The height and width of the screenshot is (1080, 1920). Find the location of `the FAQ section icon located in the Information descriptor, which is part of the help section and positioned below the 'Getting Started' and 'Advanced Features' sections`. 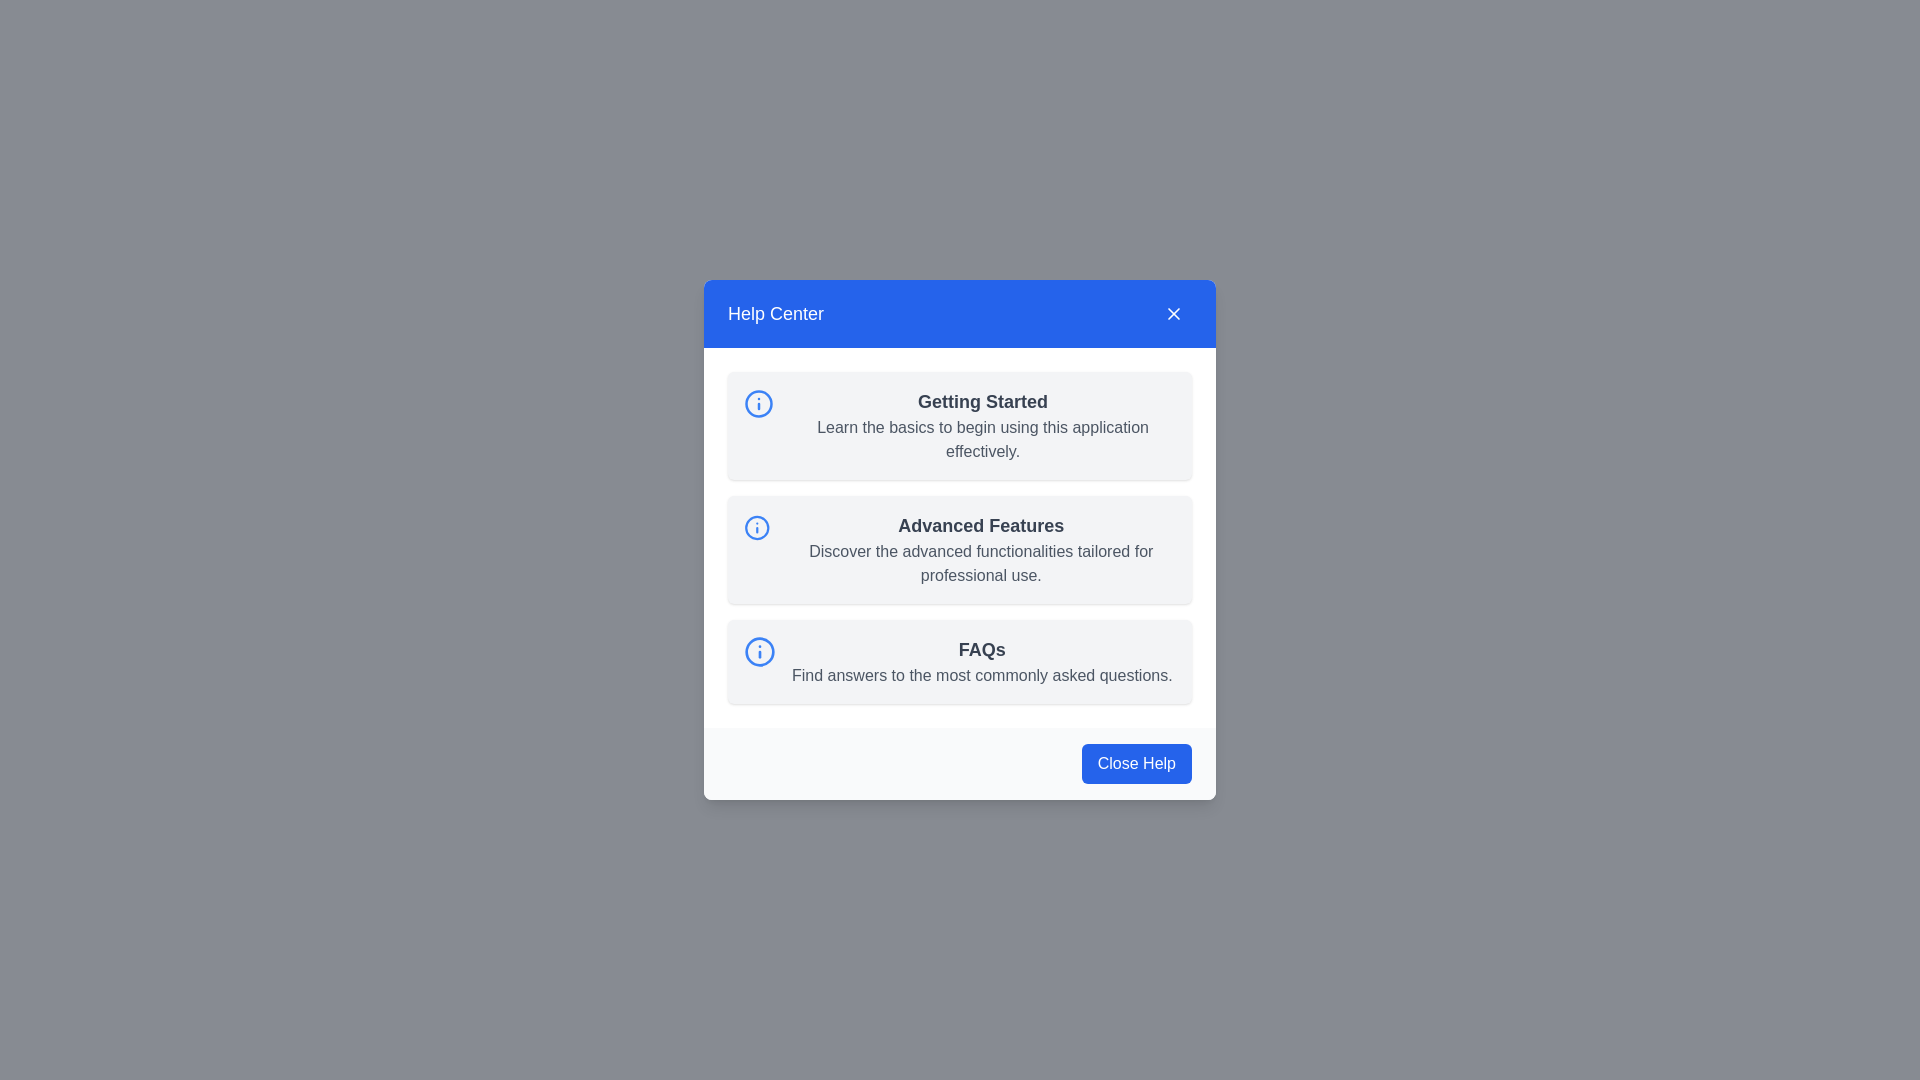

the FAQ section icon located in the Information descriptor, which is part of the help section and positioned below the 'Getting Started' and 'Advanced Features' sections is located at coordinates (960, 662).